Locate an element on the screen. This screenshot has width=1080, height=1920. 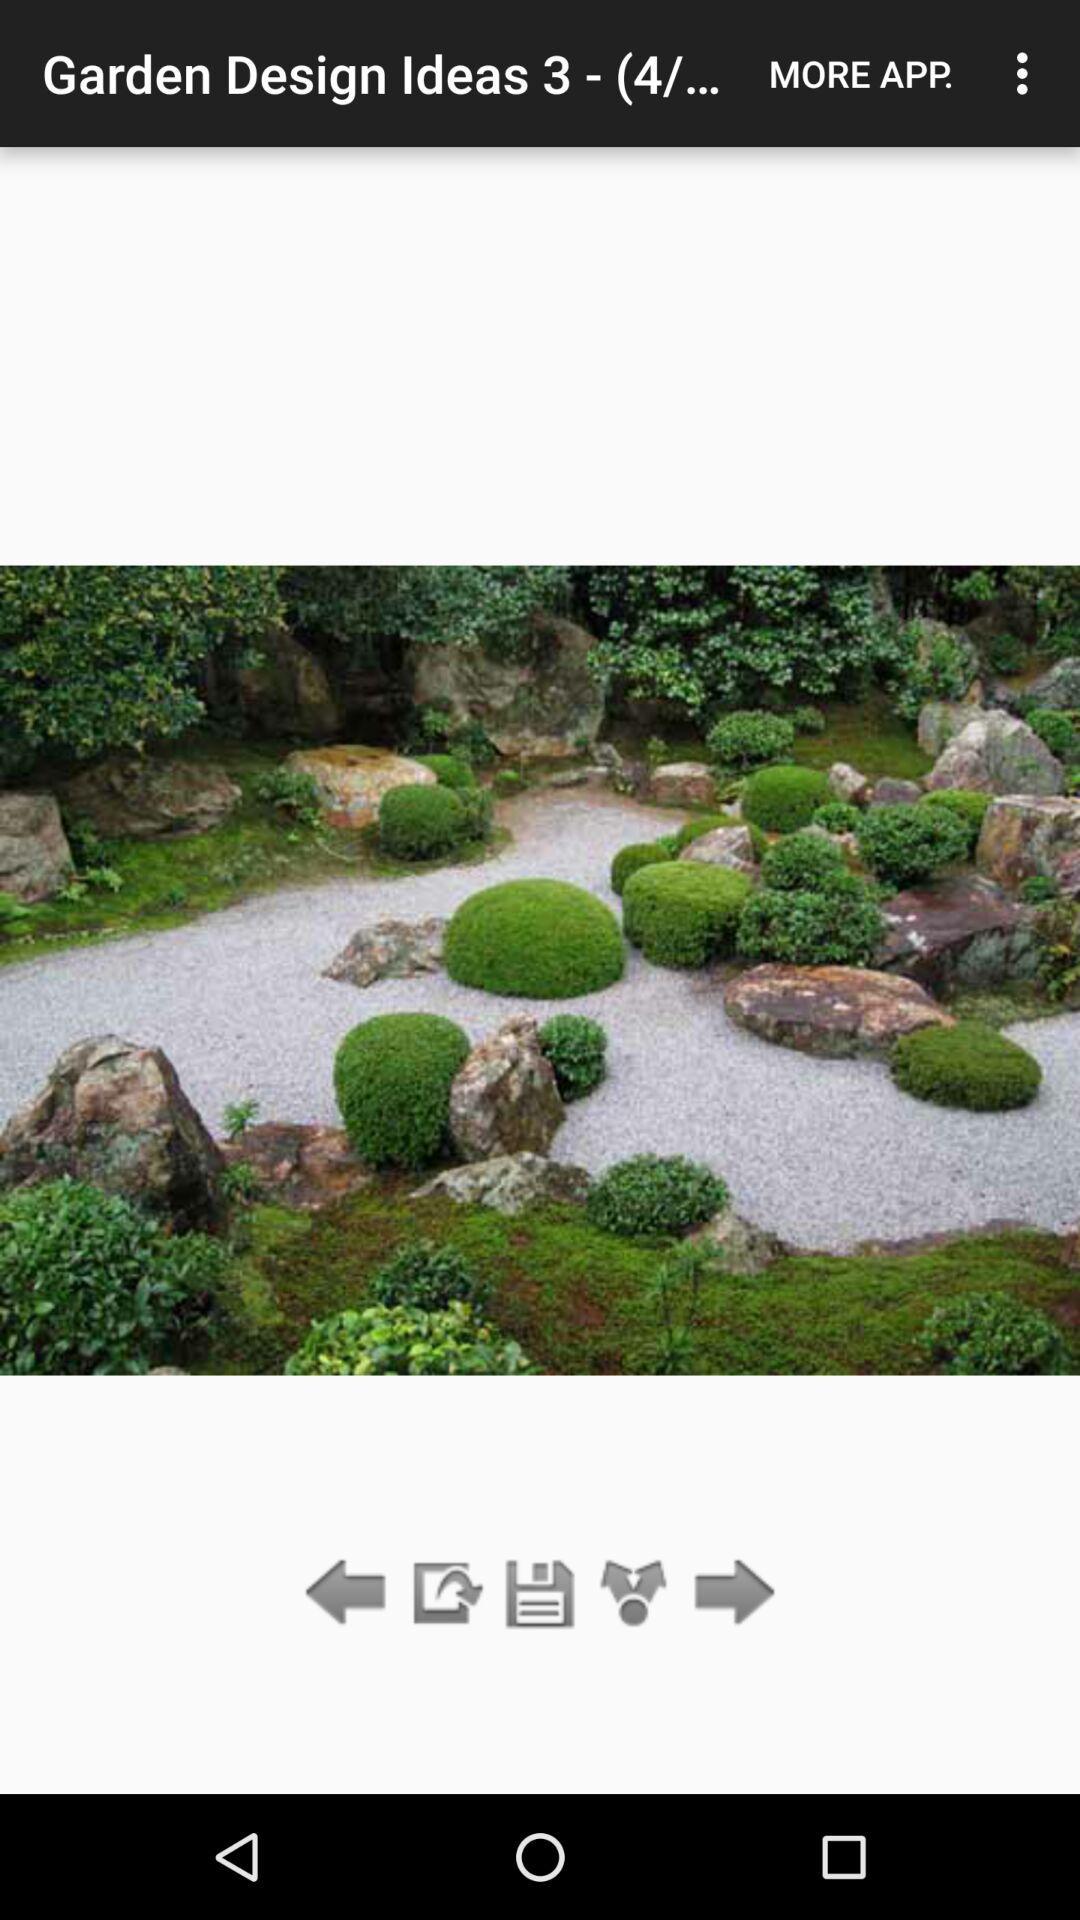
go forward is located at coordinates (729, 1593).